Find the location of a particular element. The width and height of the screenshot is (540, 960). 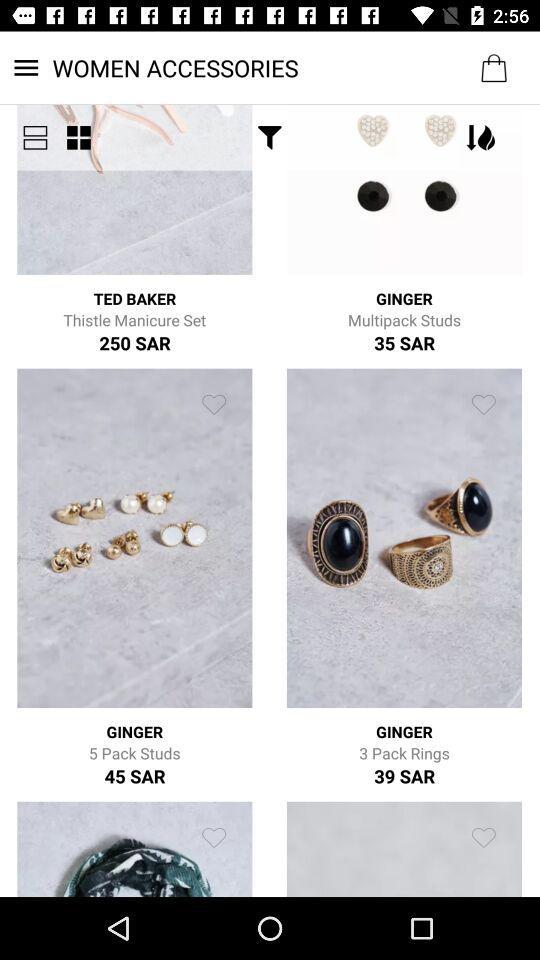

the icon below the women accessories item is located at coordinates (269, 136).